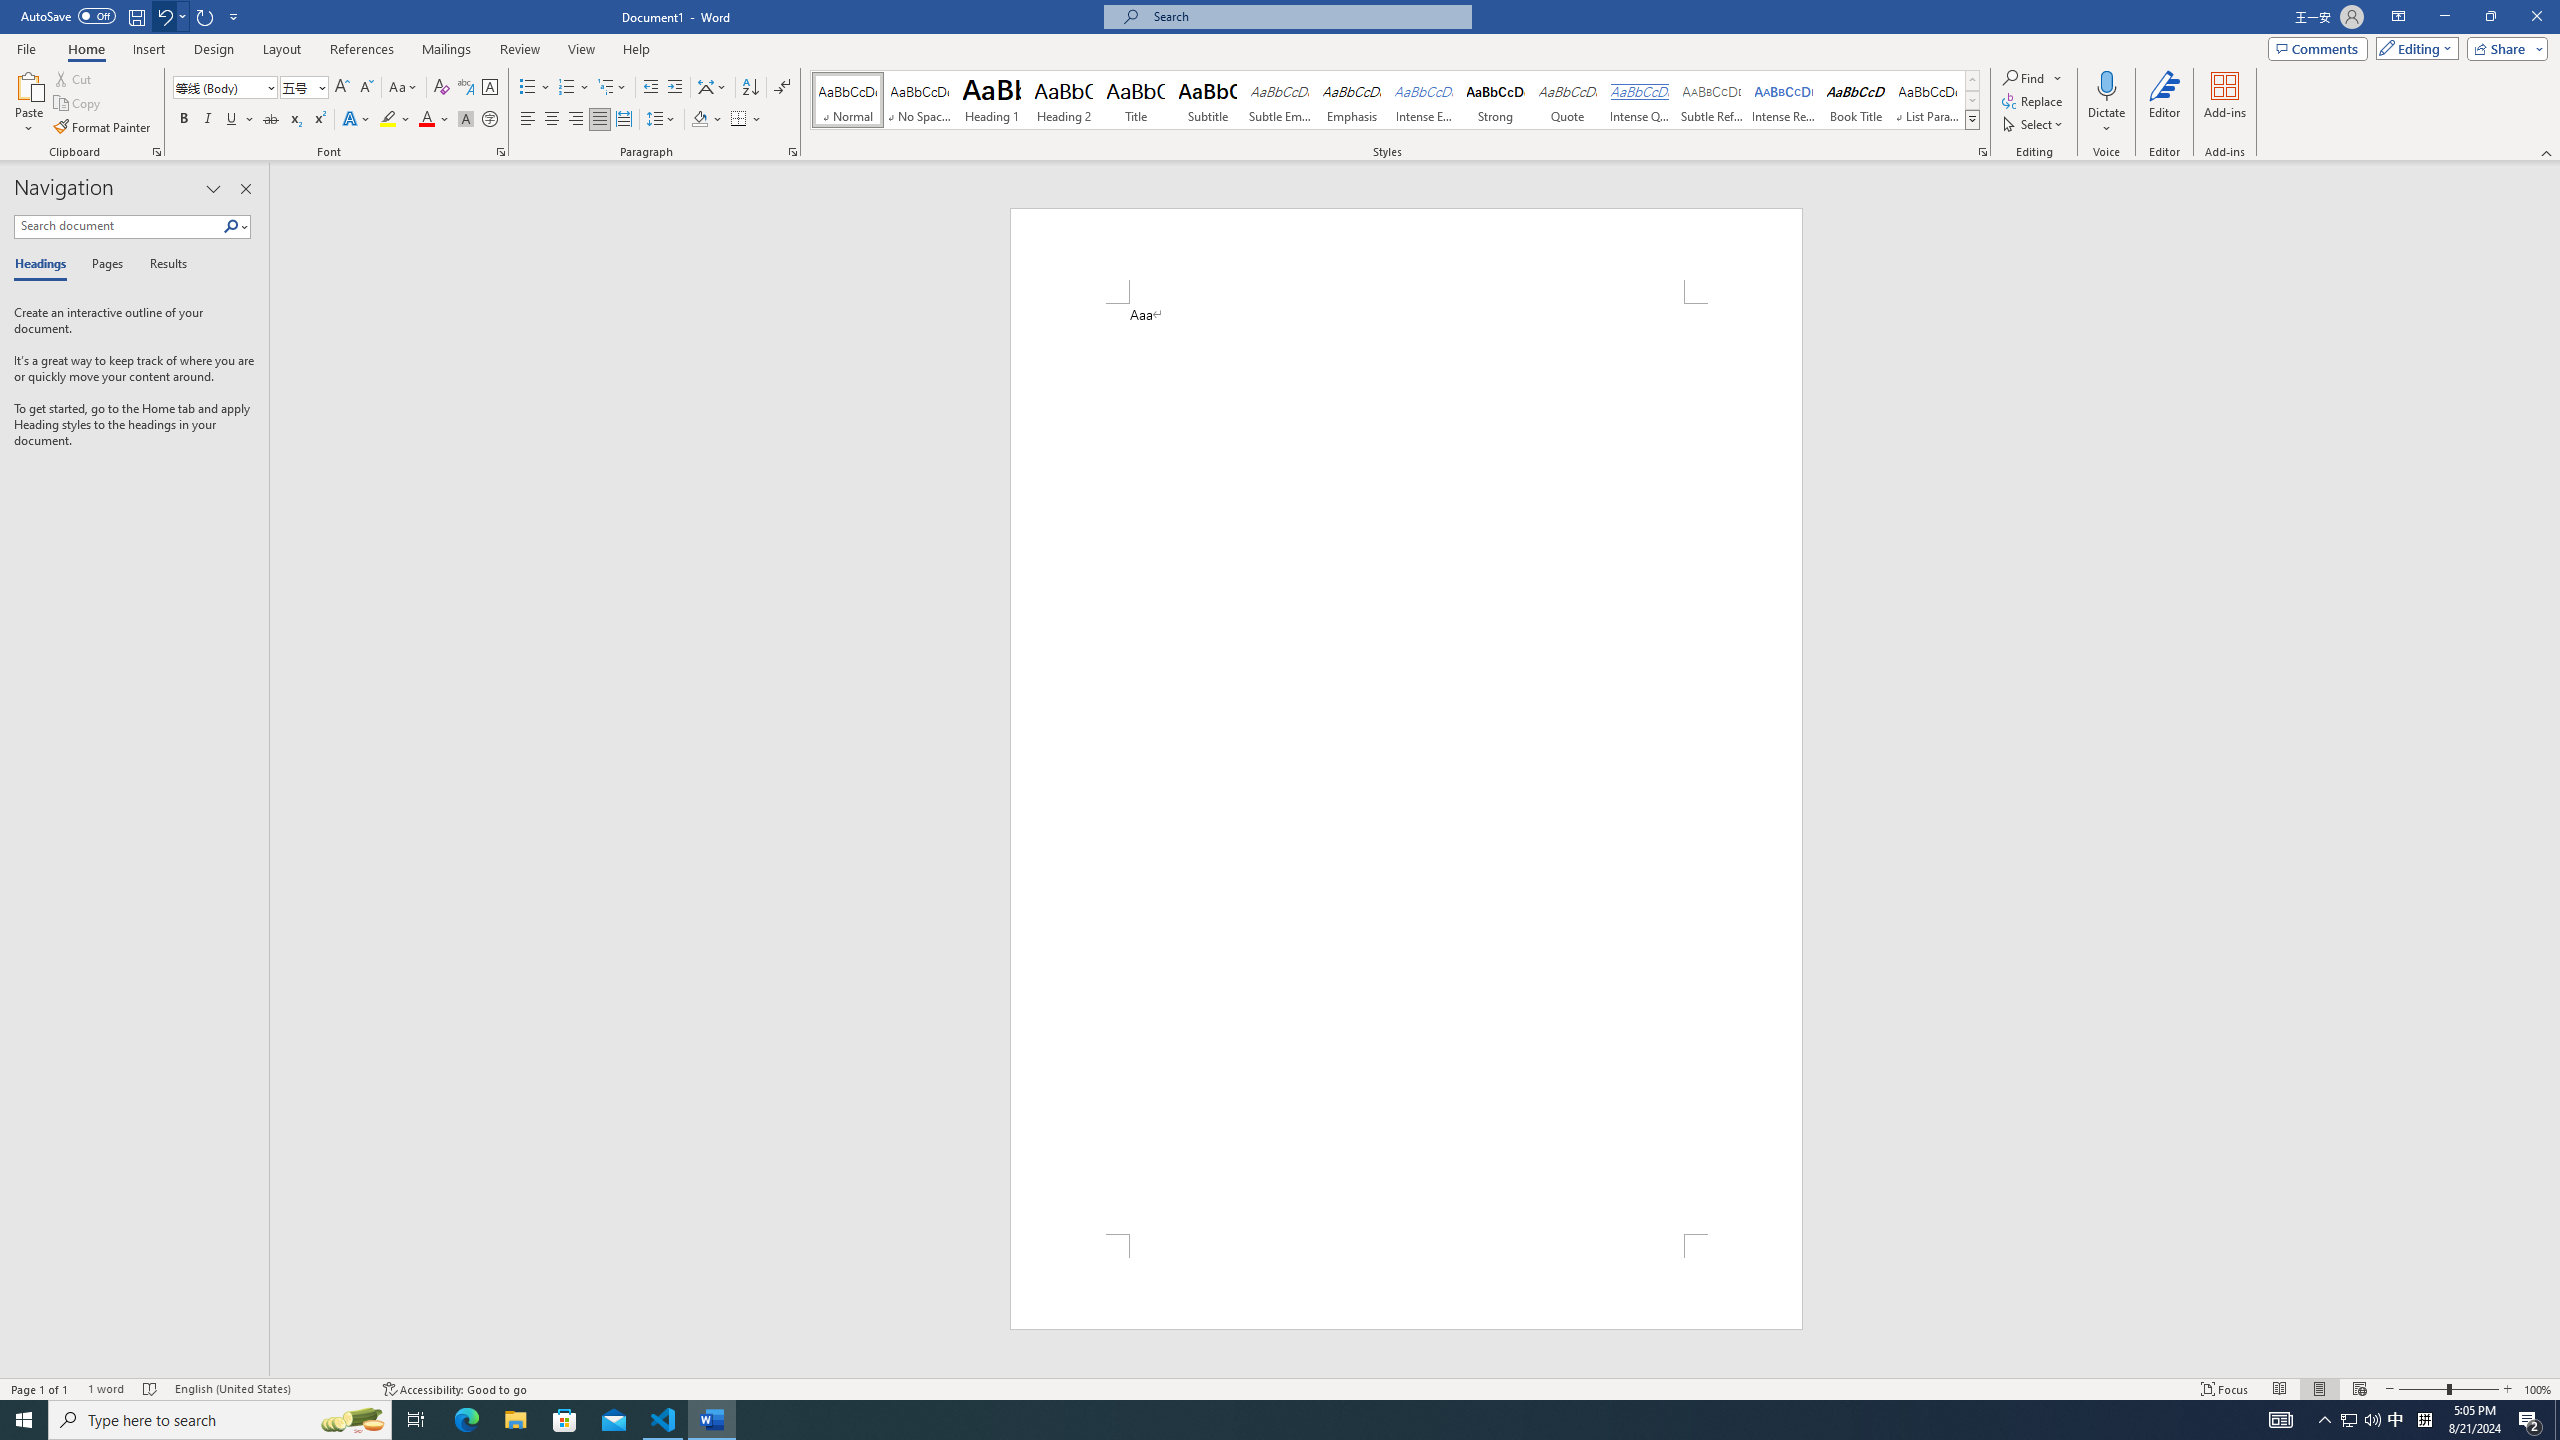 Image resolution: width=2560 pixels, height=1440 pixels. I want to click on 'Page Number Page 1 of 1', so click(40, 1389).